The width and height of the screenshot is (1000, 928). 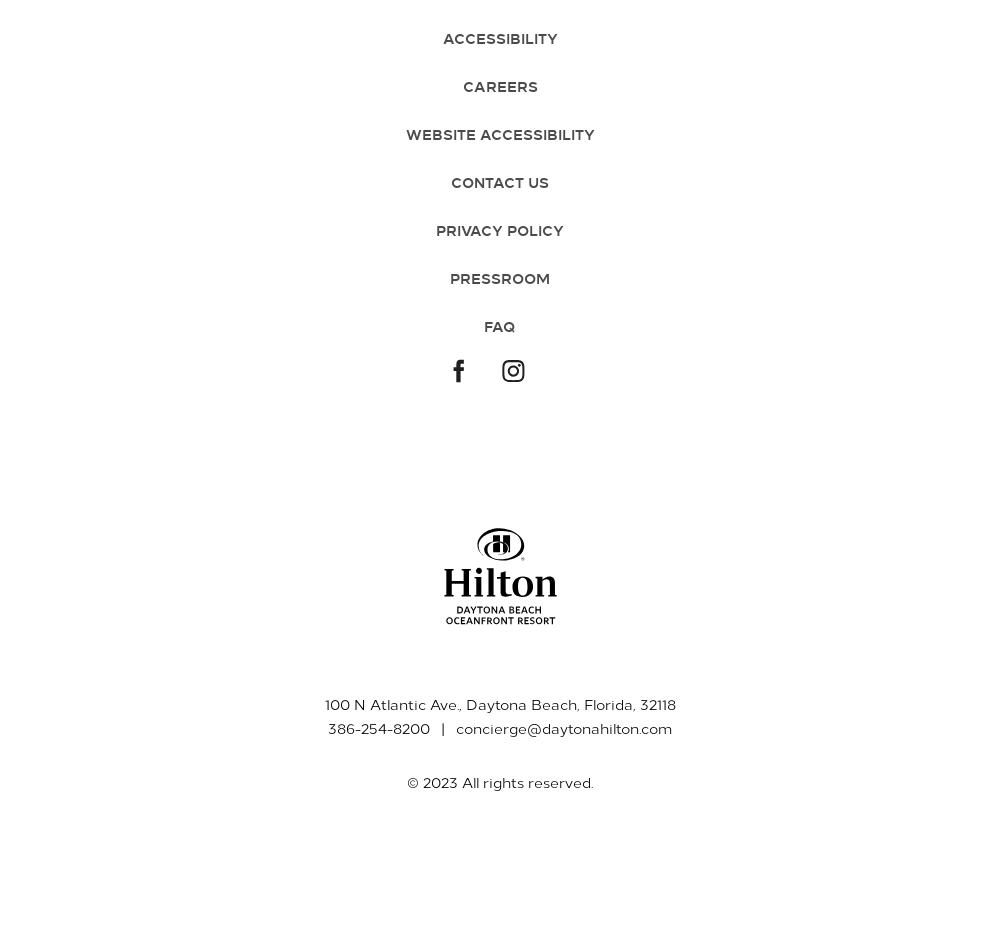 I want to click on 'FAQ', so click(x=500, y=325).